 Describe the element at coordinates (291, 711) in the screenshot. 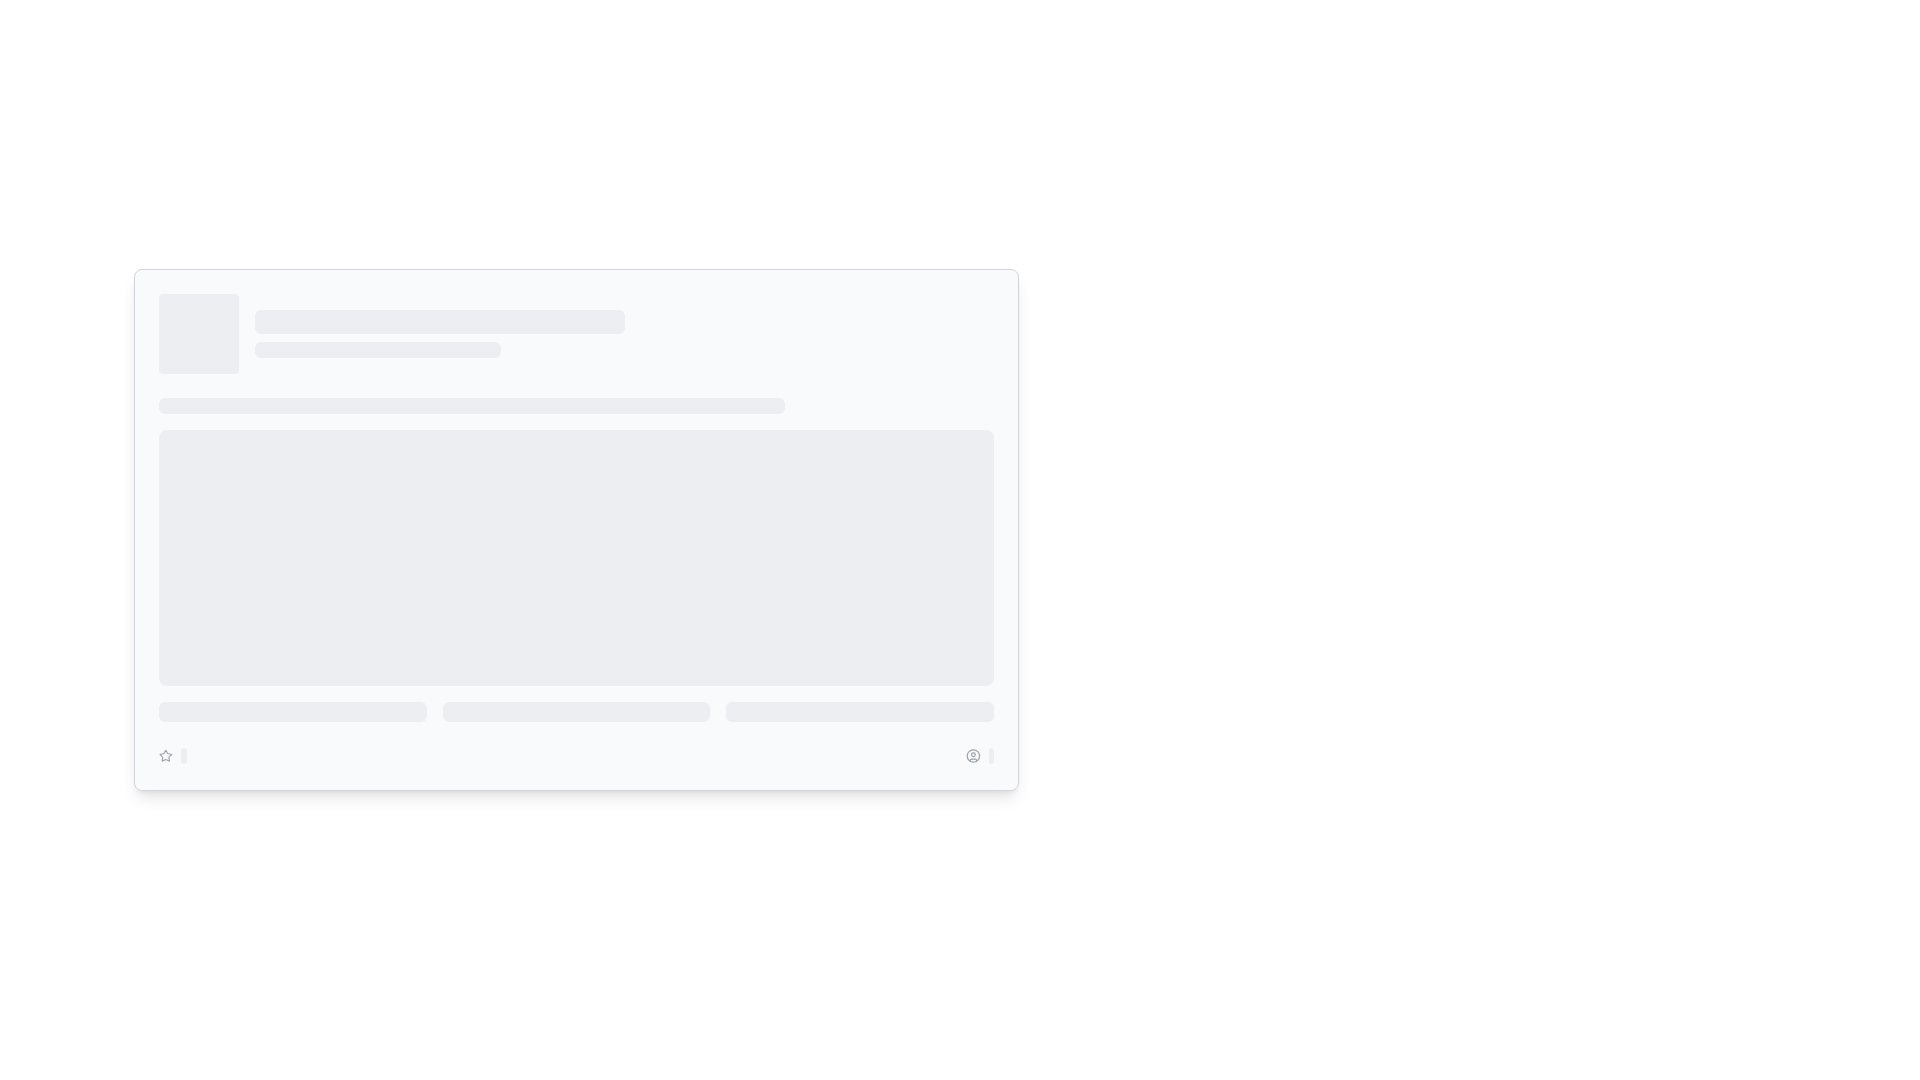

I see `the leftmost Skeleton Placeholder Component with a gray background and rounded corners located near the bottom middle section of the interface` at that location.